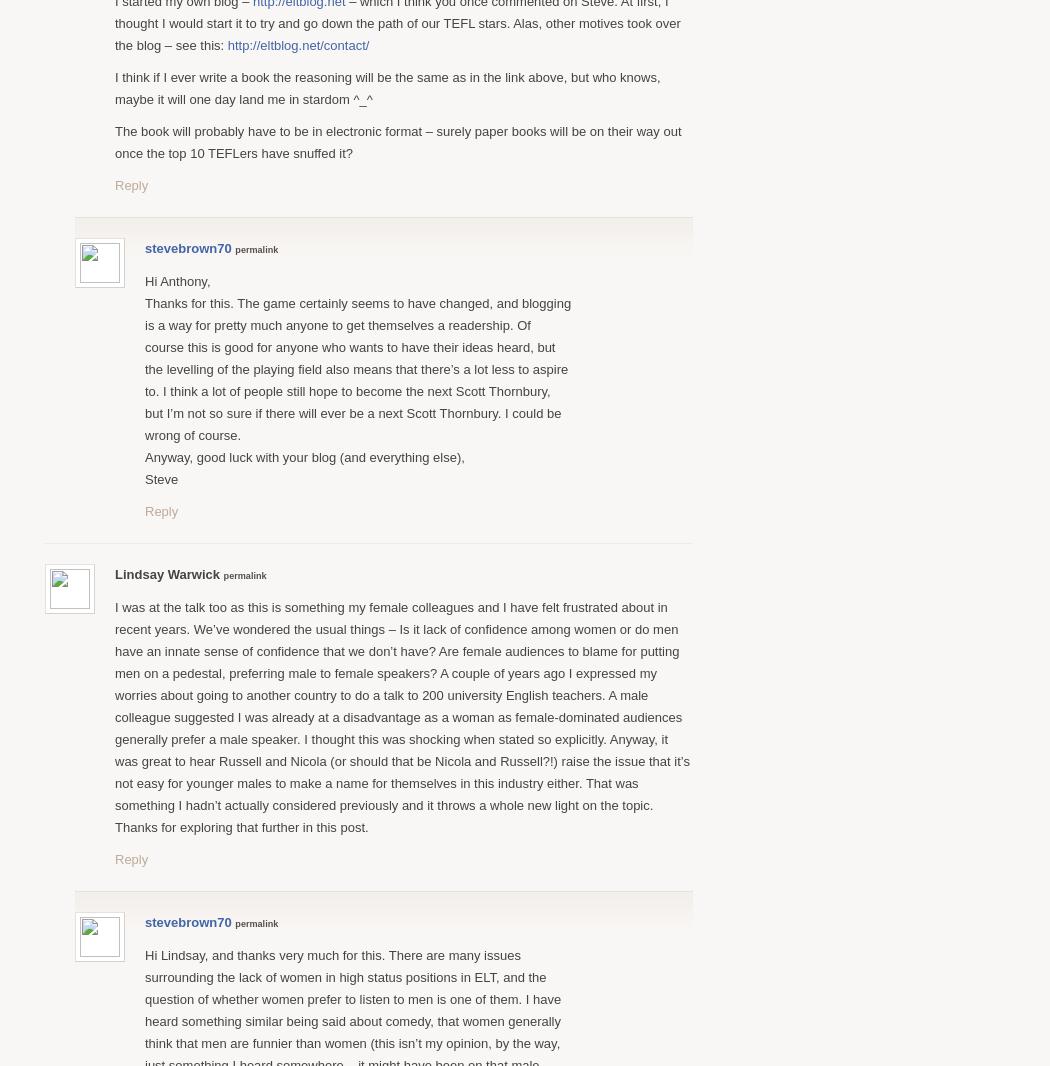  I want to click on 'http://eltblog.net/contact/', so click(296, 43).